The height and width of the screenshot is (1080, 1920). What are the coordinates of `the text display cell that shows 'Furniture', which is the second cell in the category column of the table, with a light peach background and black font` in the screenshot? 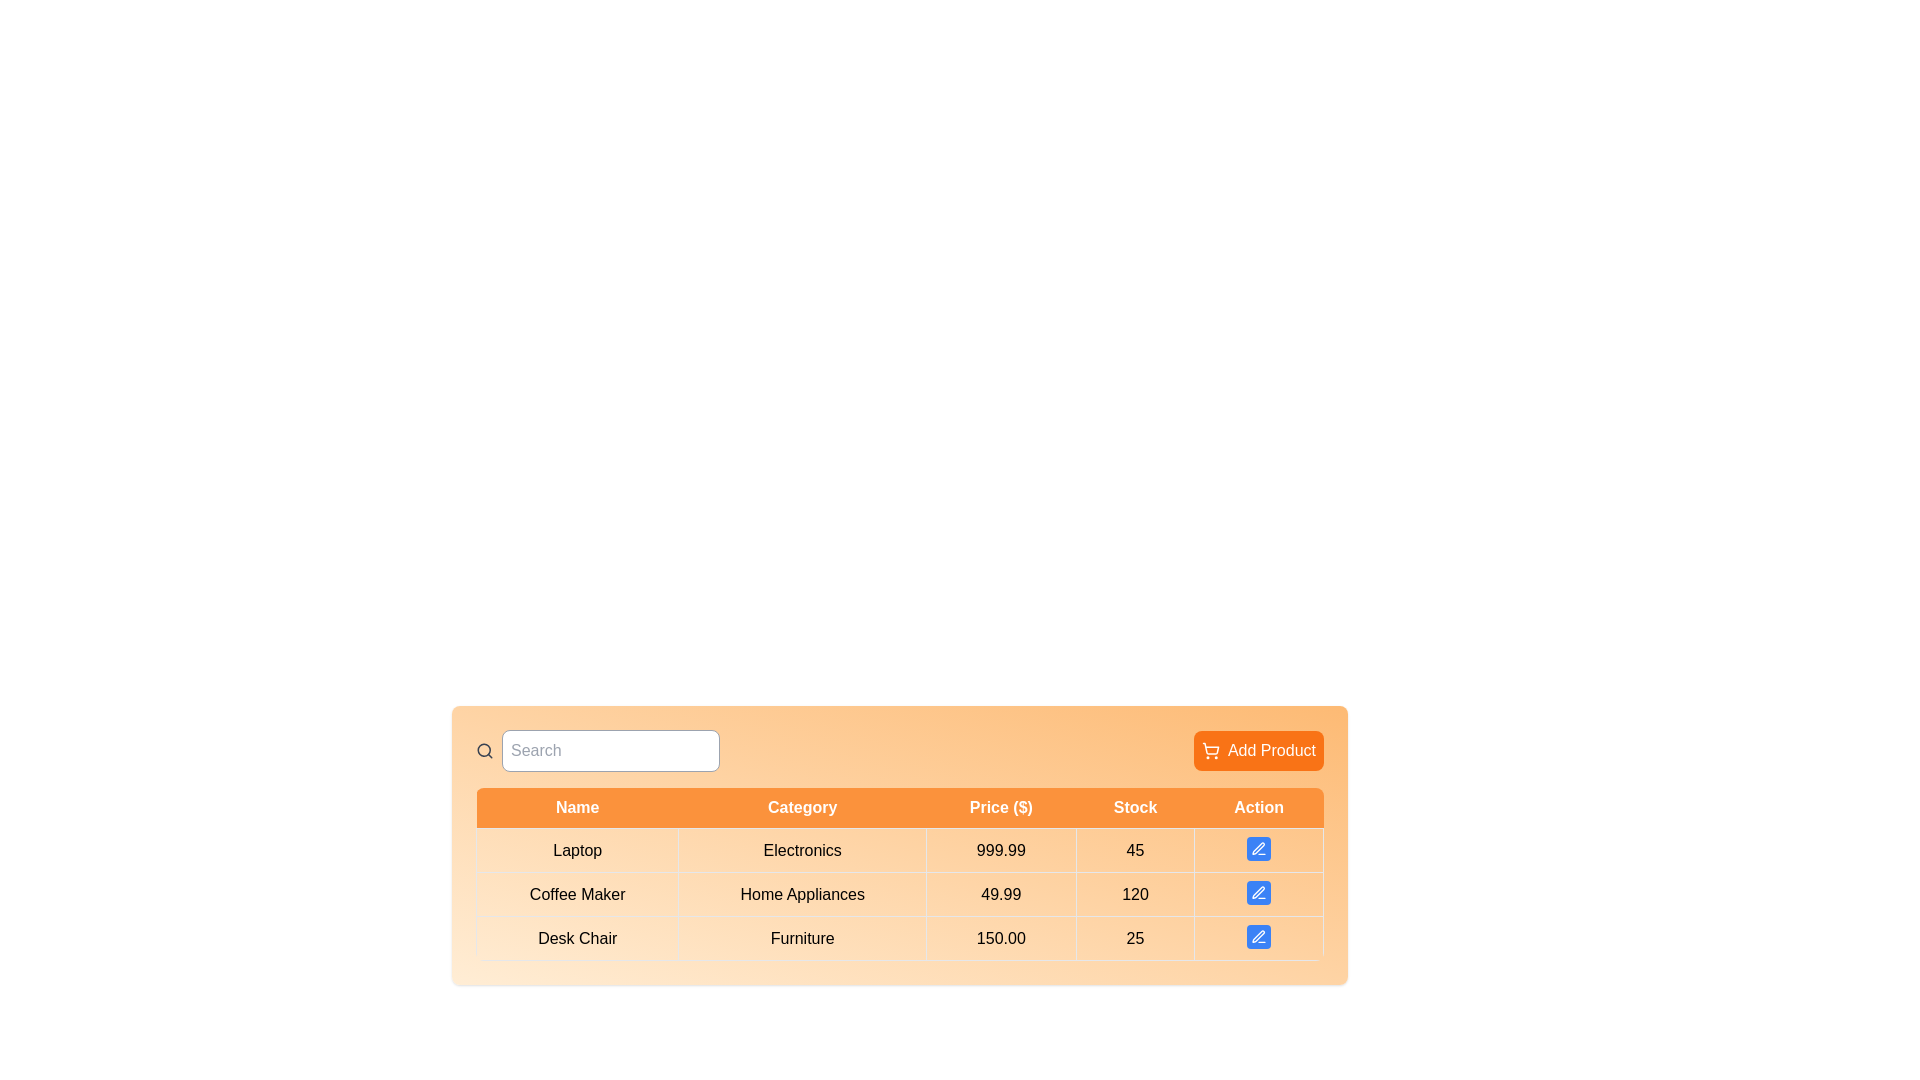 It's located at (802, 938).